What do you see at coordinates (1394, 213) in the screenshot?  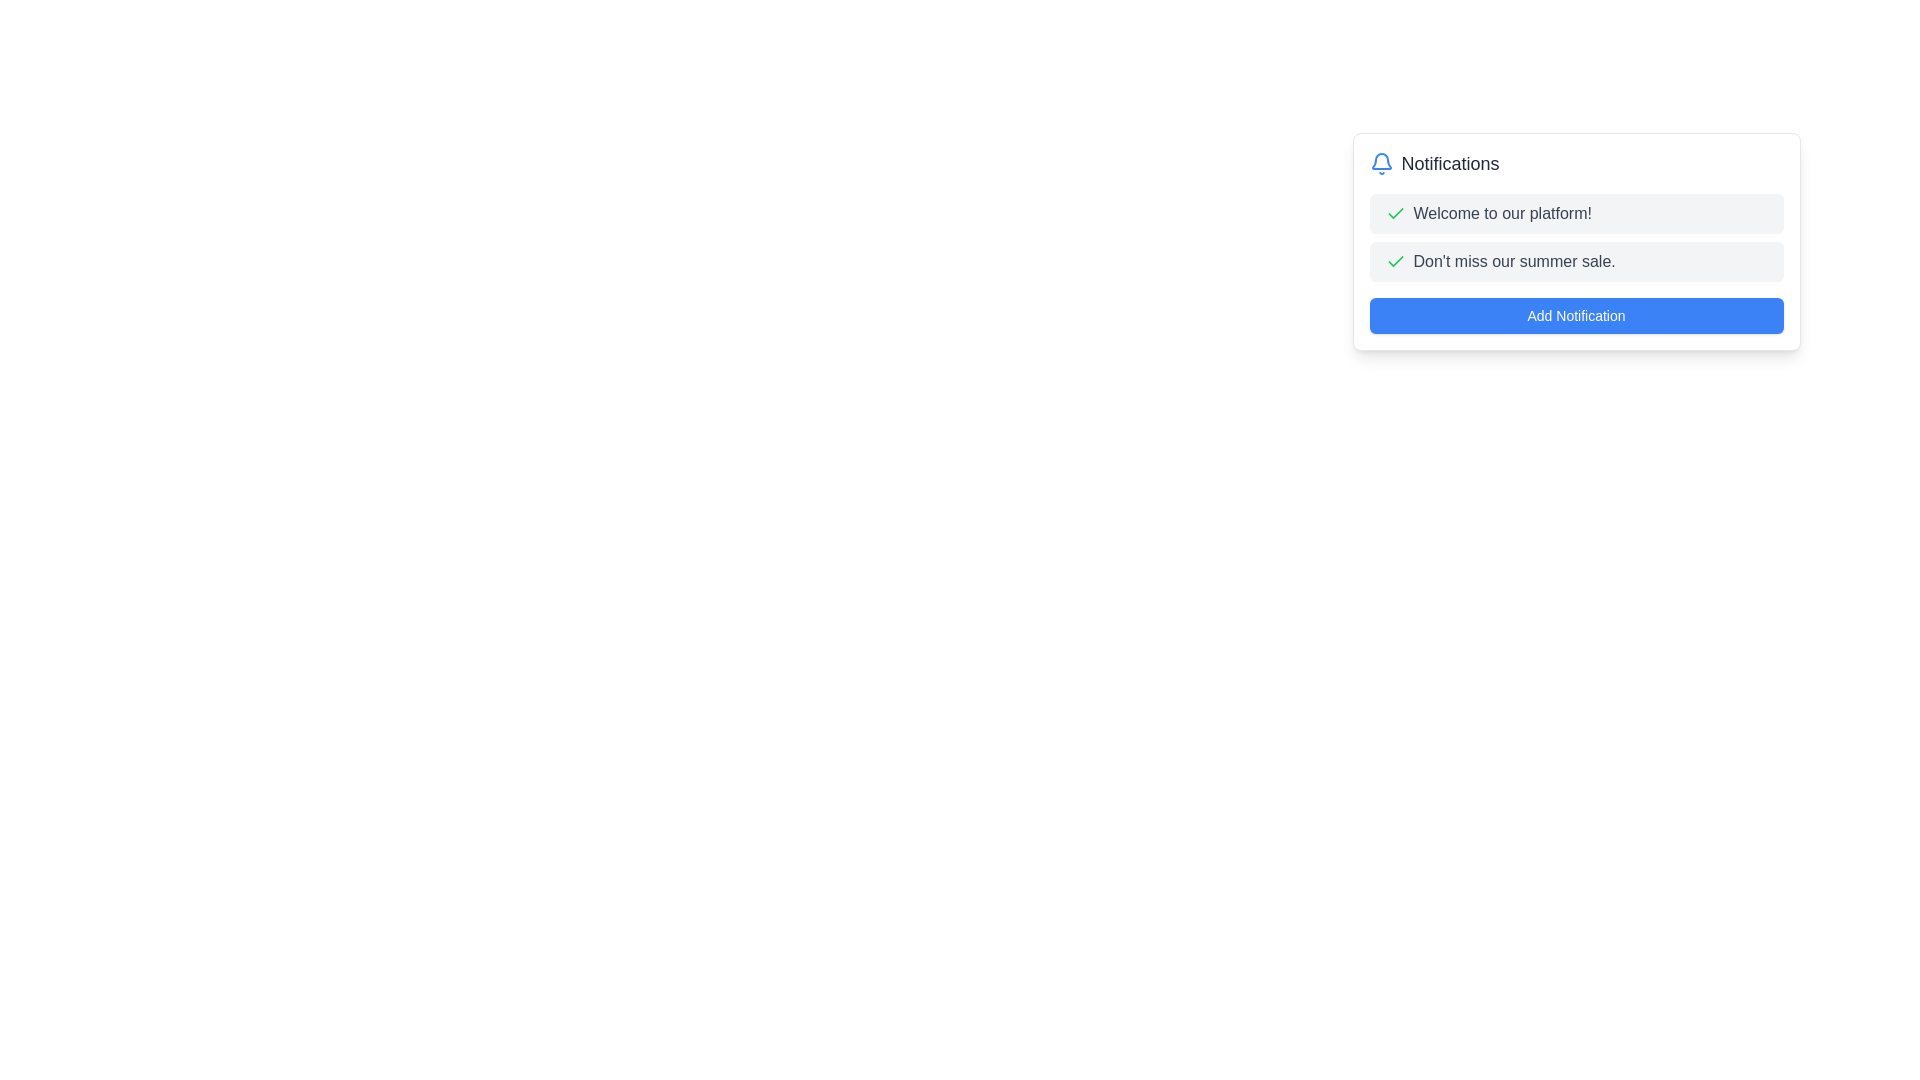 I see `the icon indicating that the associated notification has been acknowledged or approved, located in the first row of the notification dropdown, before the 'Welcome to our platform!' text` at bounding box center [1394, 213].